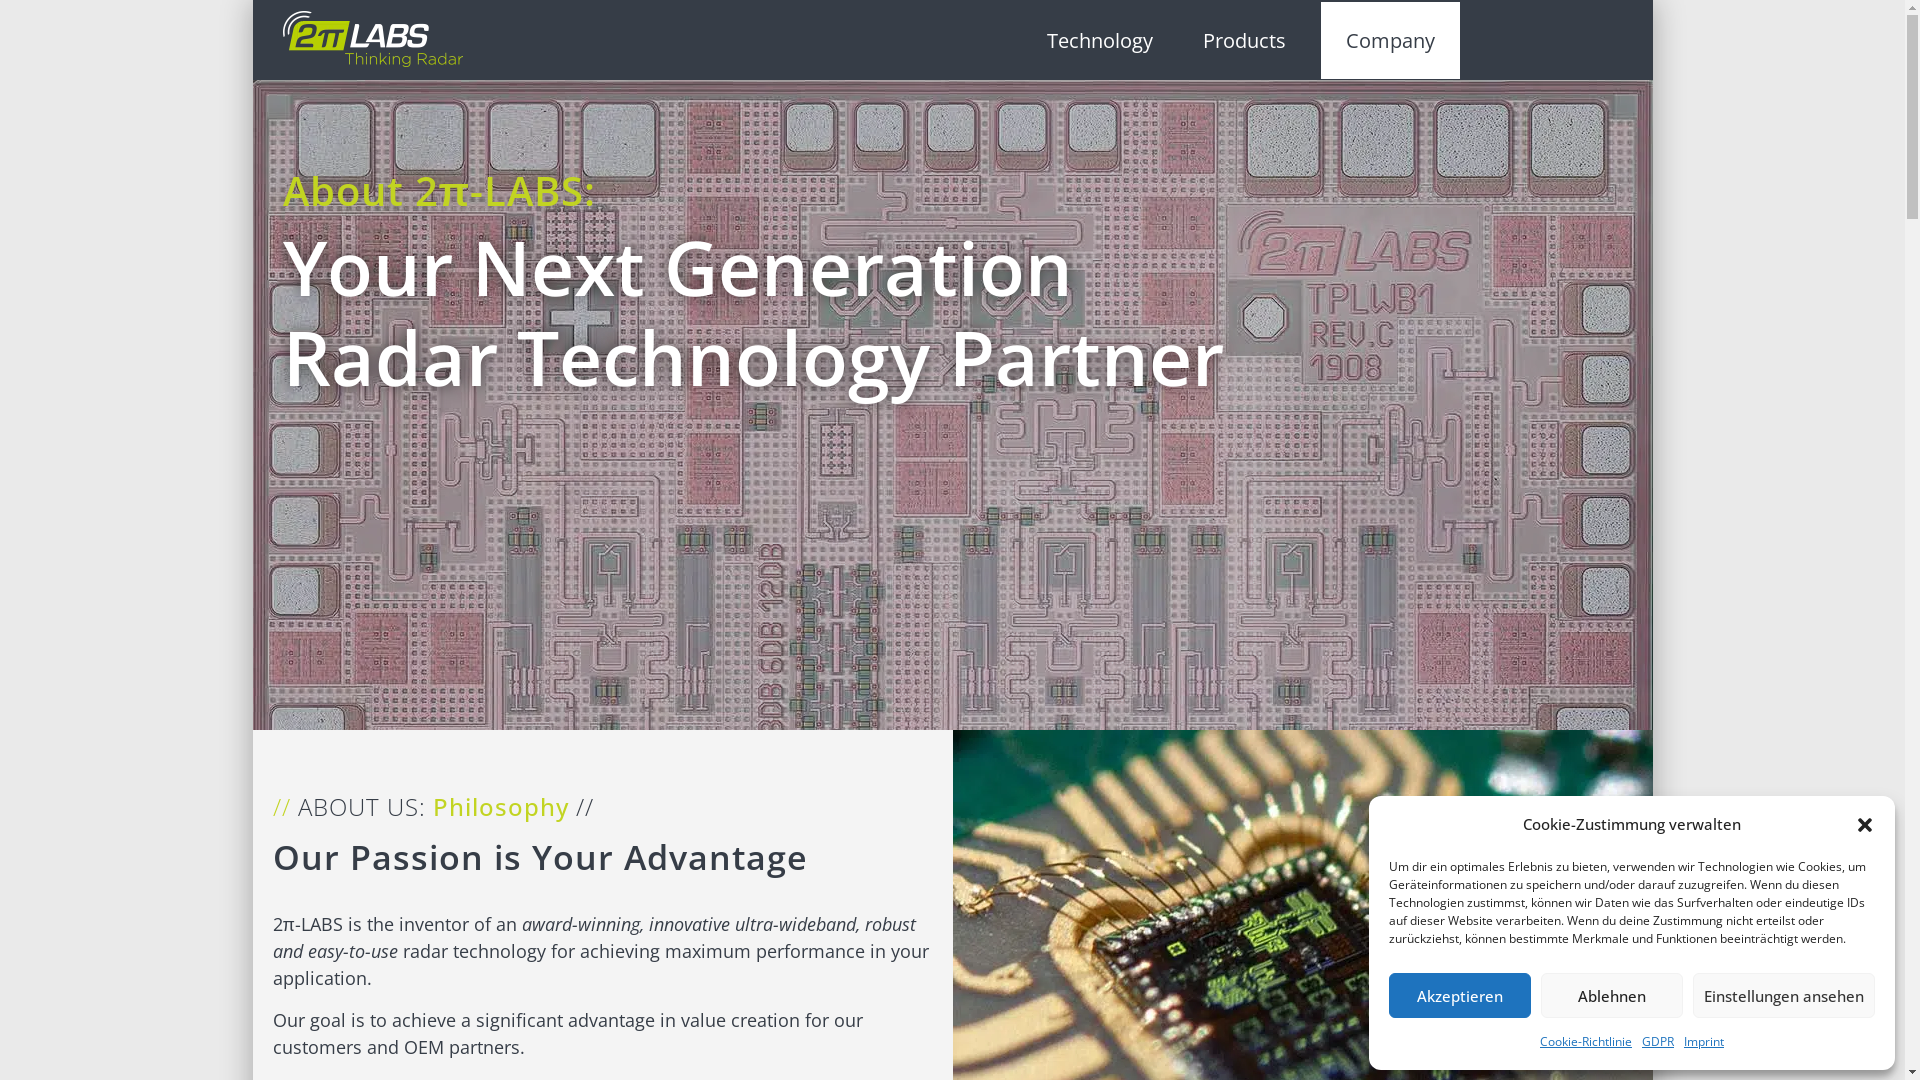  Describe the element at coordinates (1657, 1040) in the screenshot. I see `'GDPR'` at that location.